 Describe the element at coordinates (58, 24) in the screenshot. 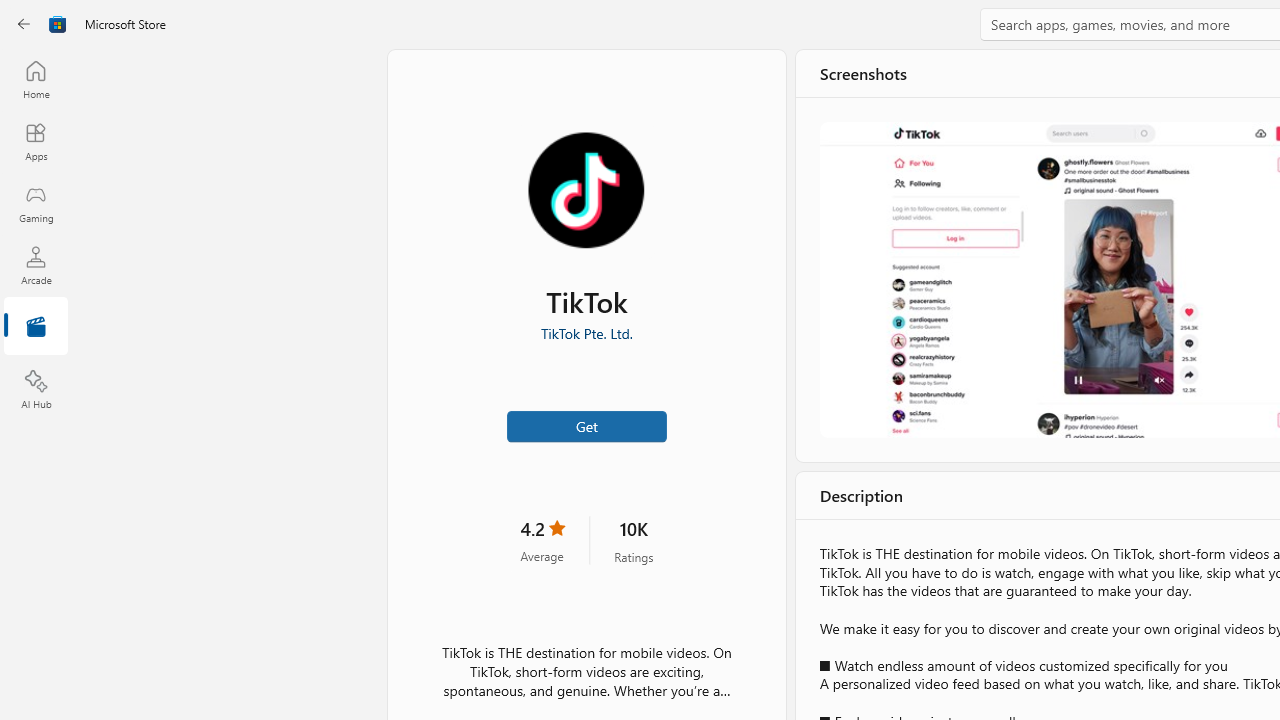

I see `'Class: Image'` at that location.